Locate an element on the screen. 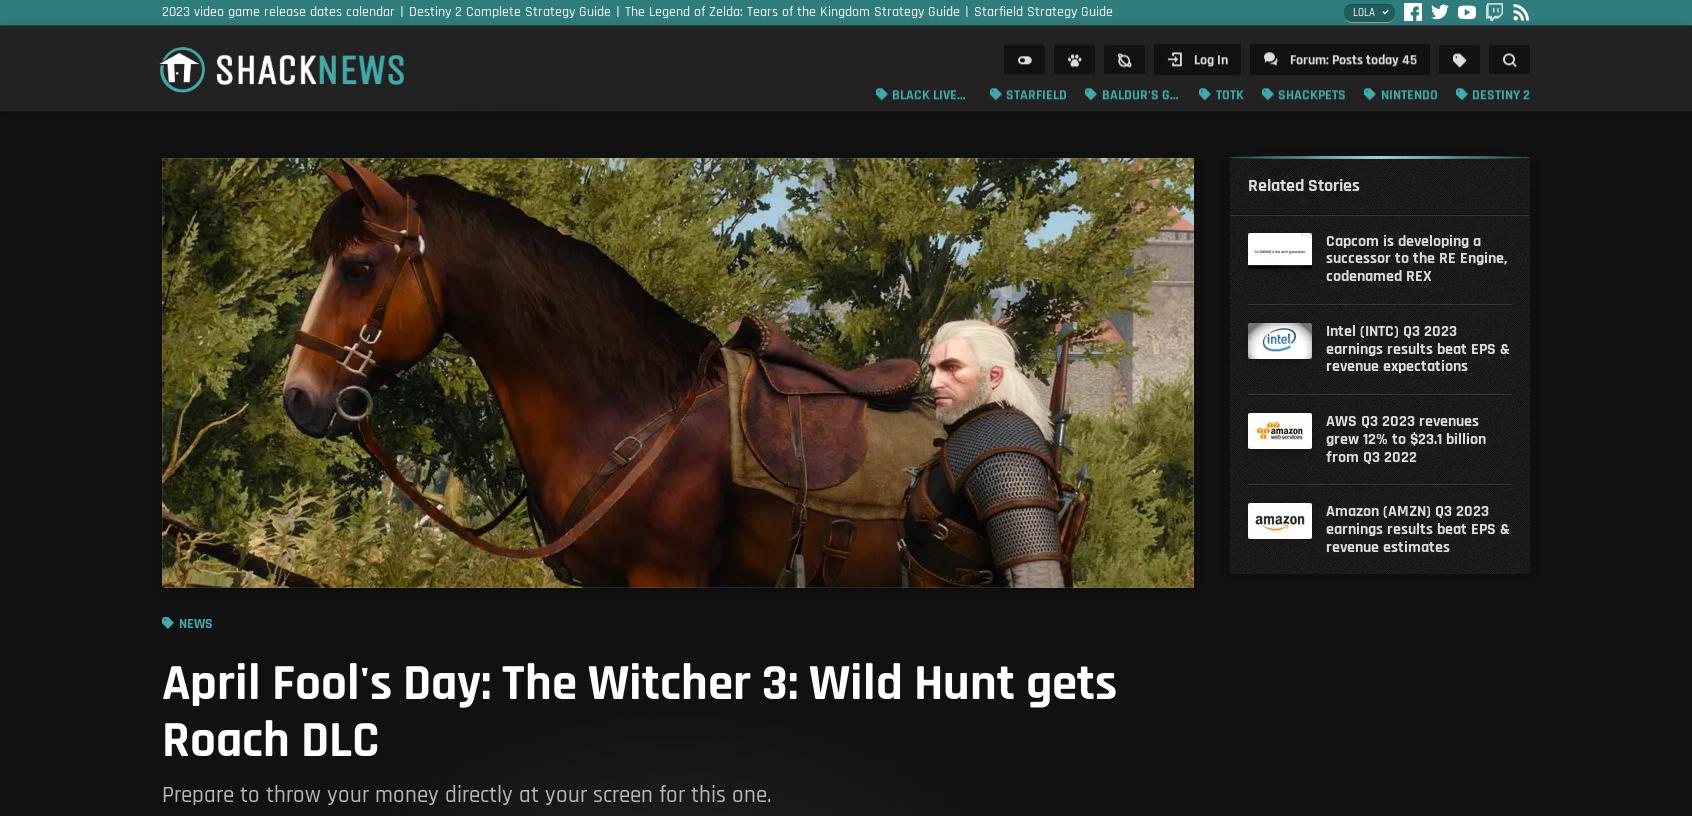  'April Fool's Day: The Witcher 3: Wild Hunt gets Roach DLC' is located at coordinates (639, 712).